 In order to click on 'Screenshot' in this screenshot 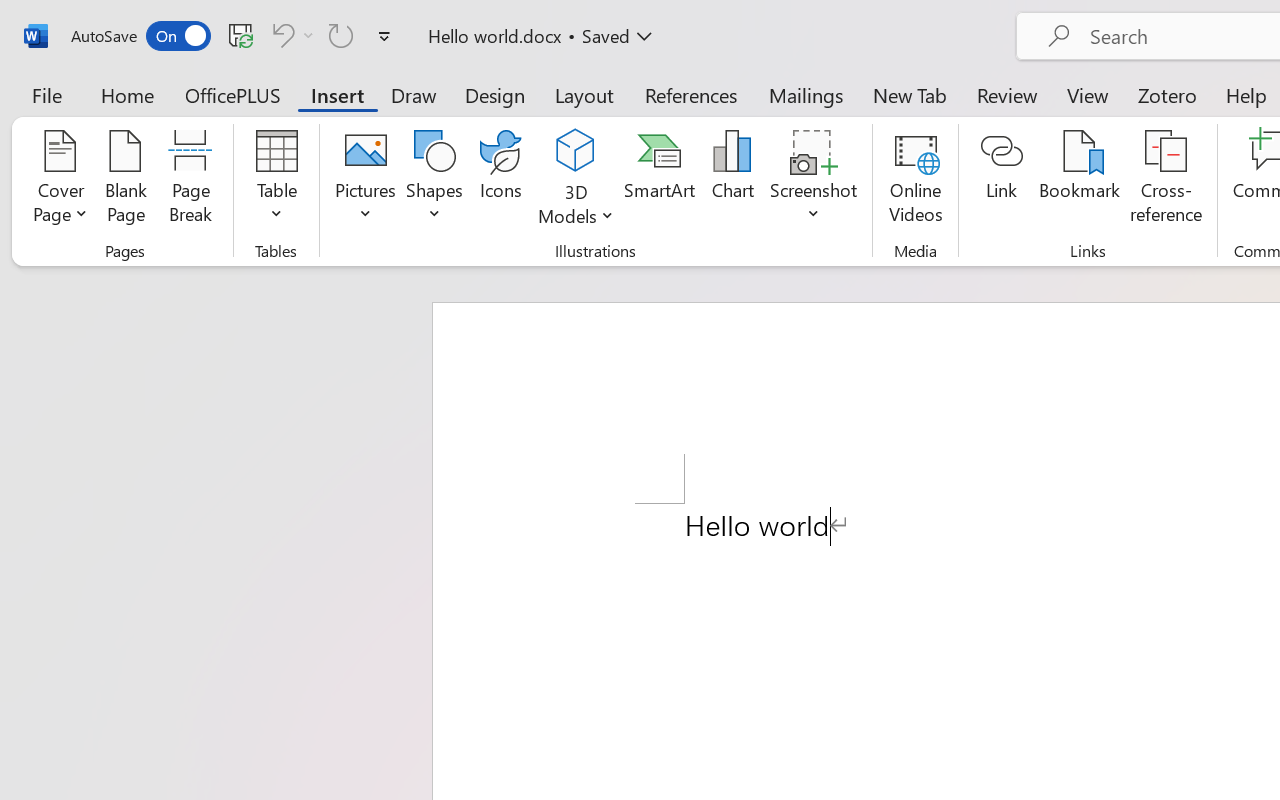, I will do `click(814, 179)`.